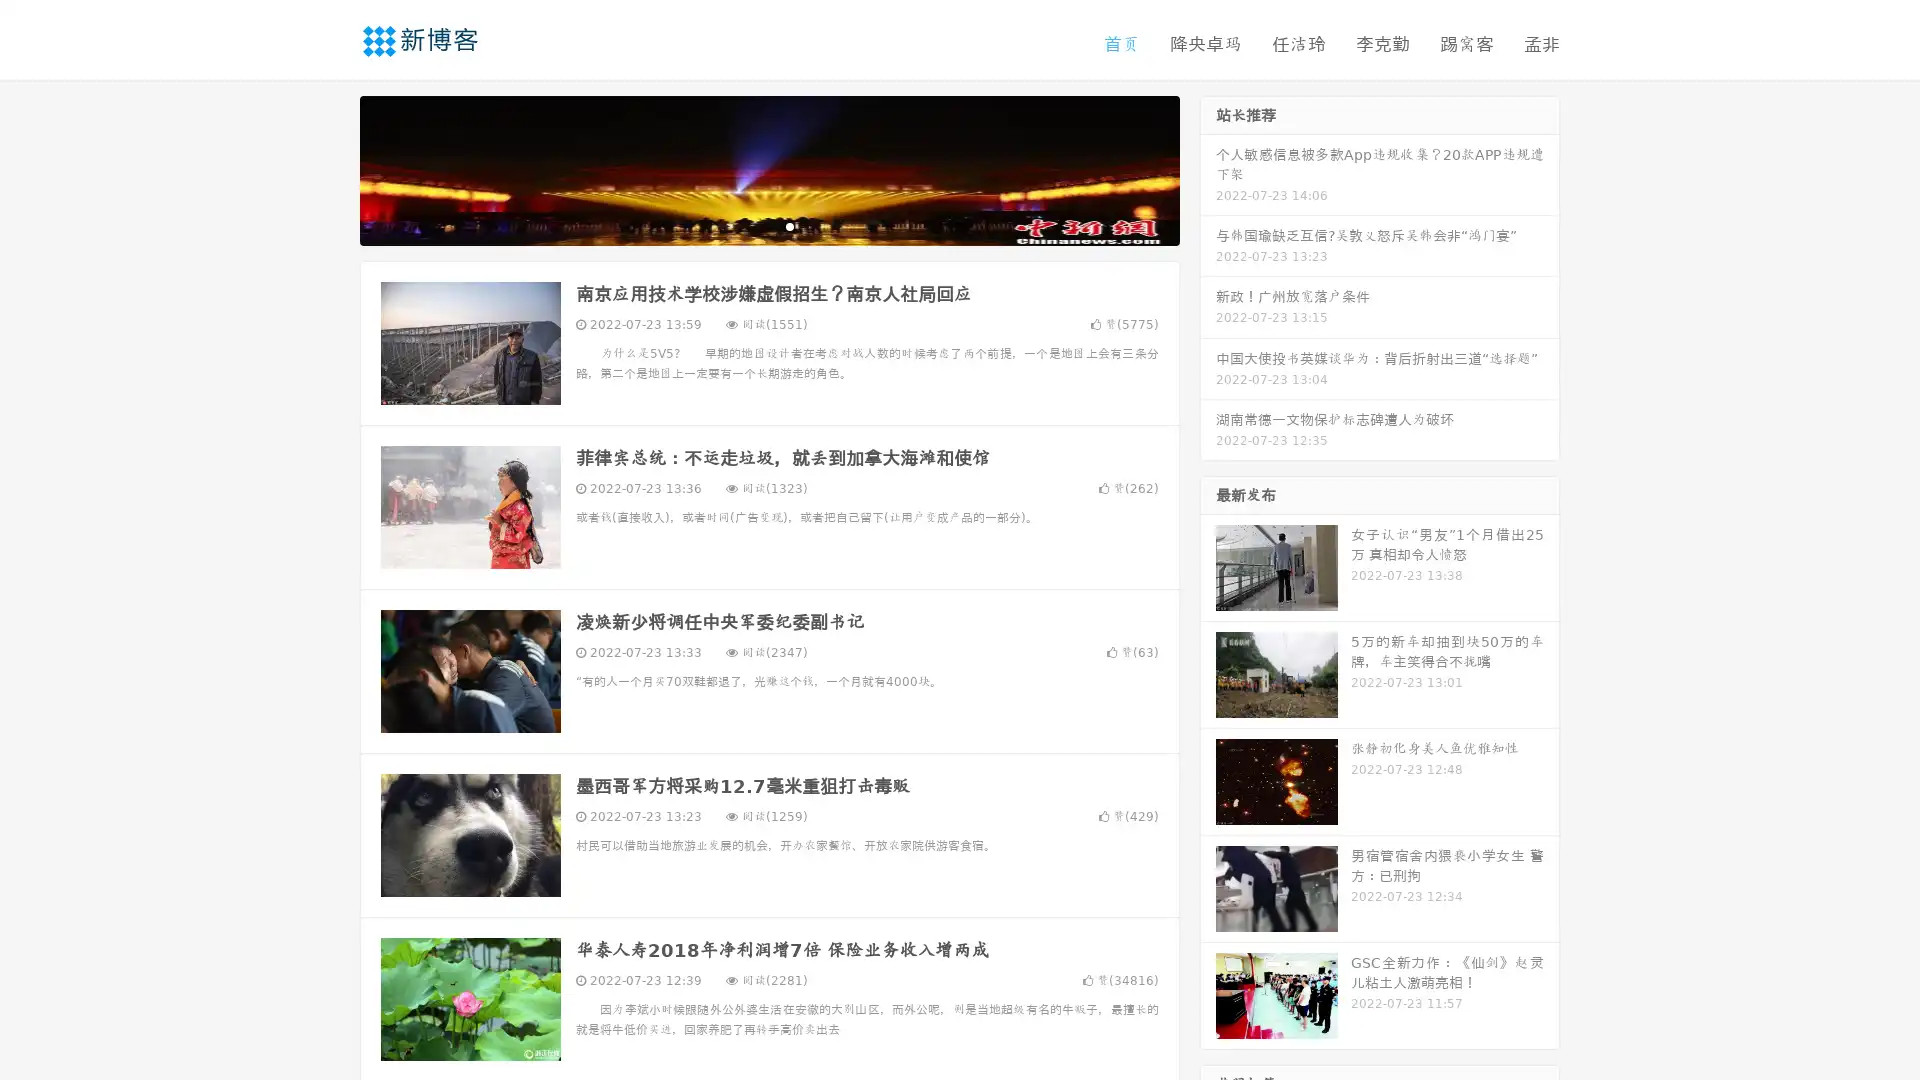 The image size is (1920, 1080). I want to click on Go to slide 1, so click(748, 225).